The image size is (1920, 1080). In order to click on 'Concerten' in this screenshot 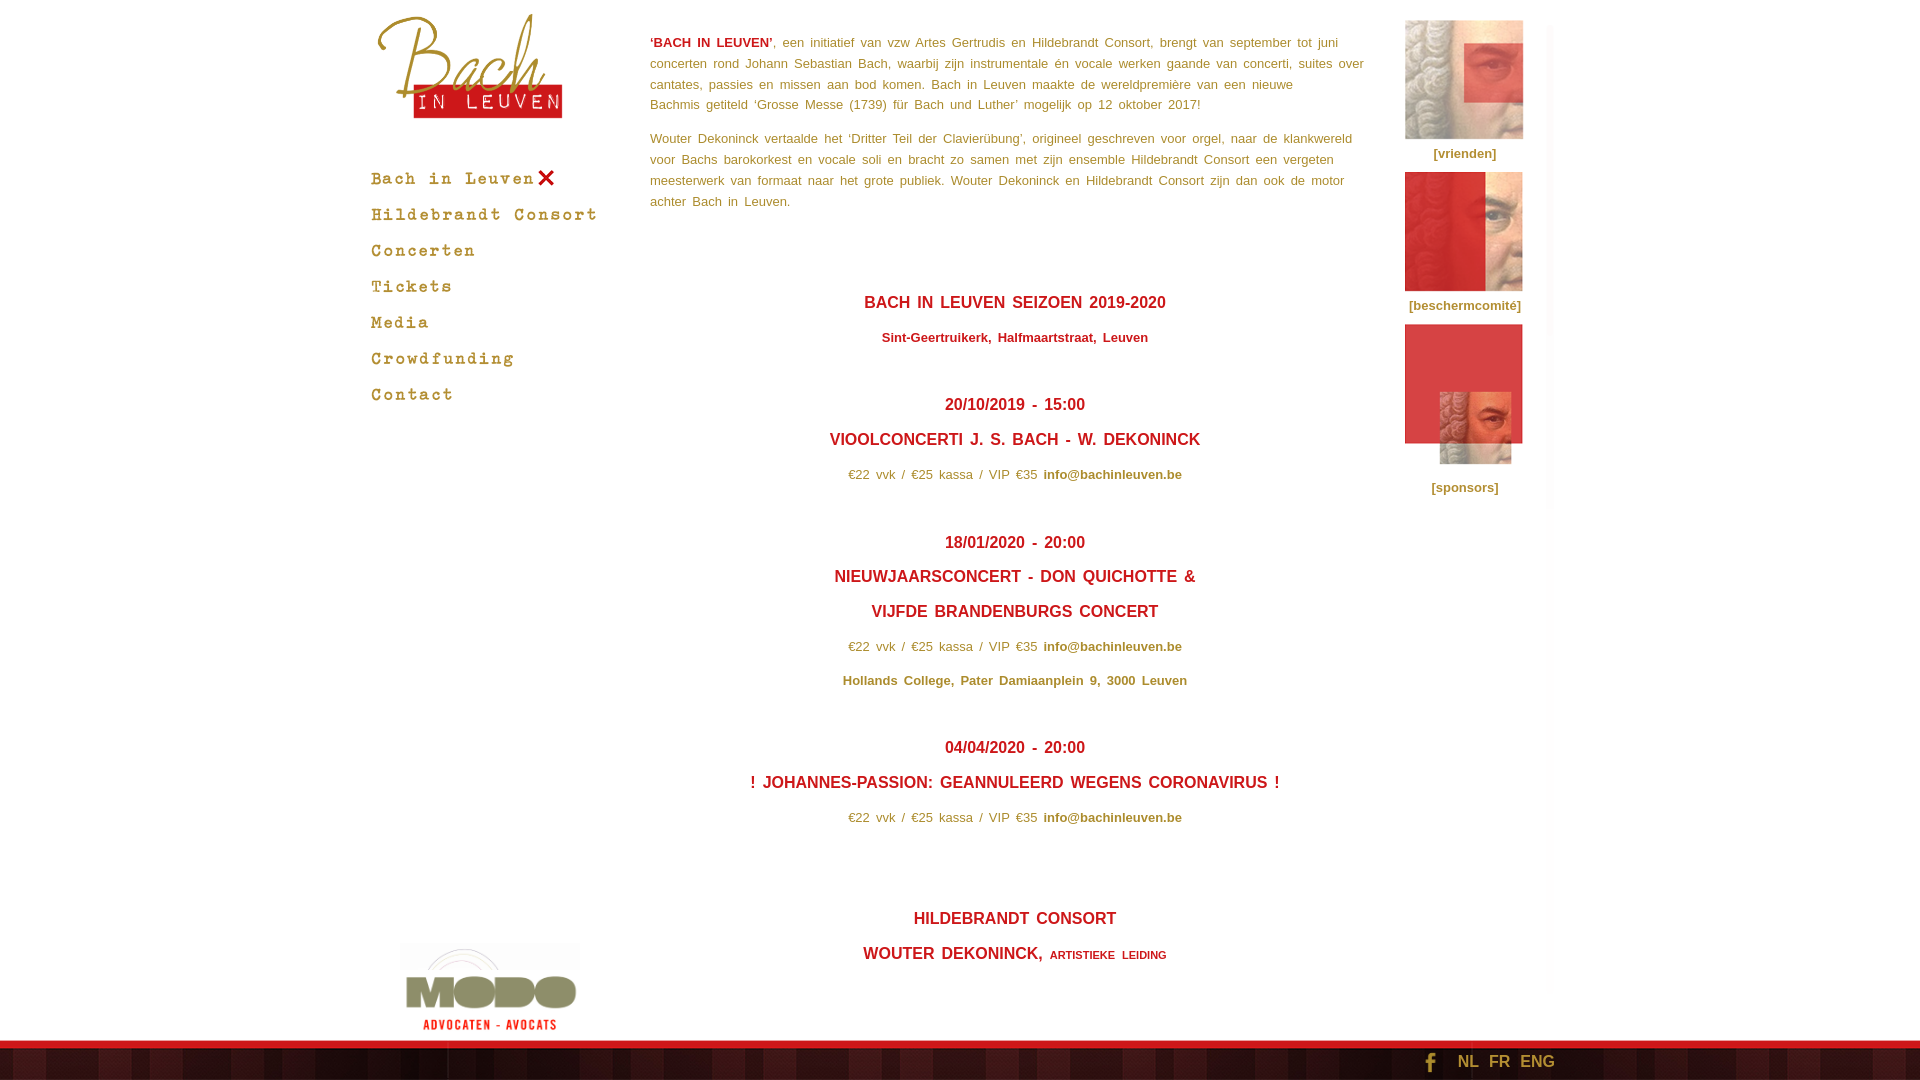, I will do `click(421, 248)`.